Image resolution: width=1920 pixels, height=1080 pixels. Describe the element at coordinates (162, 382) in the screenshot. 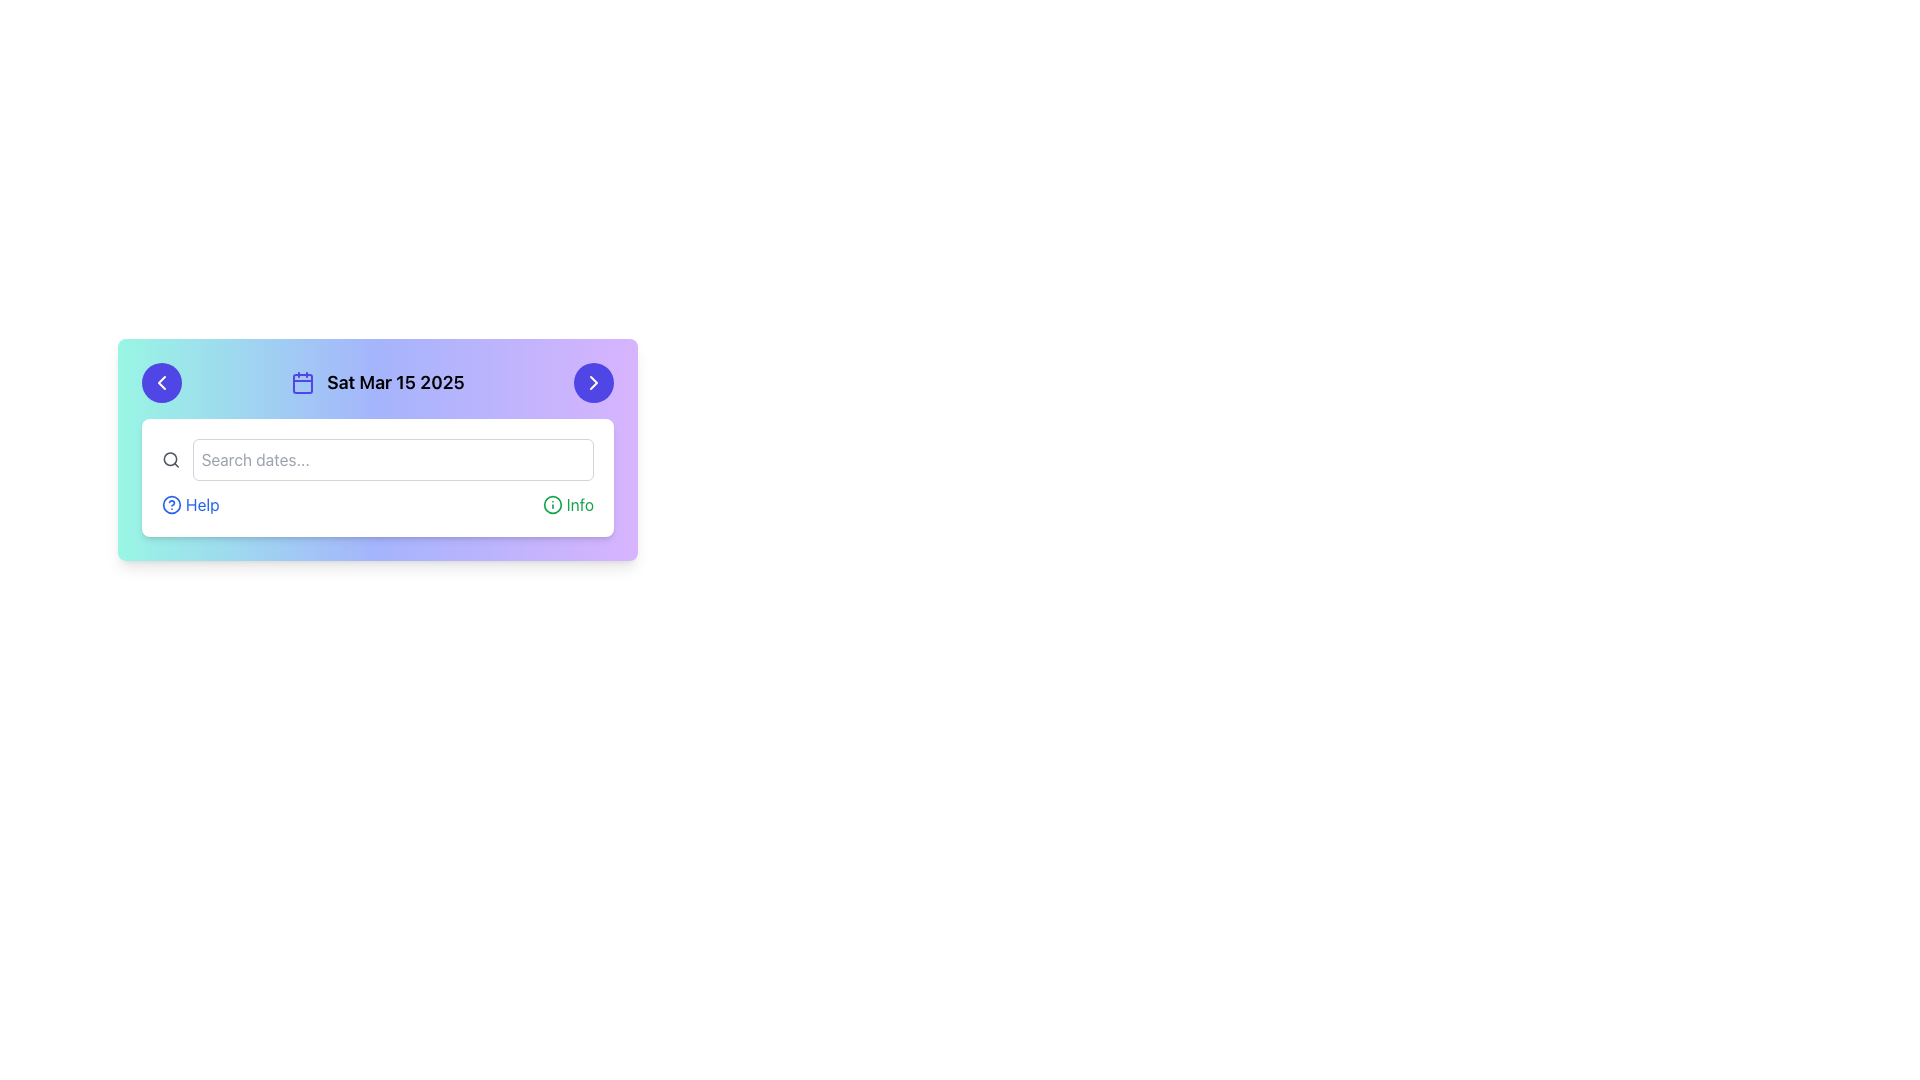

I see `the leftward-pointing chevron icon located in the top-left corner of the primary interface card` at that location.